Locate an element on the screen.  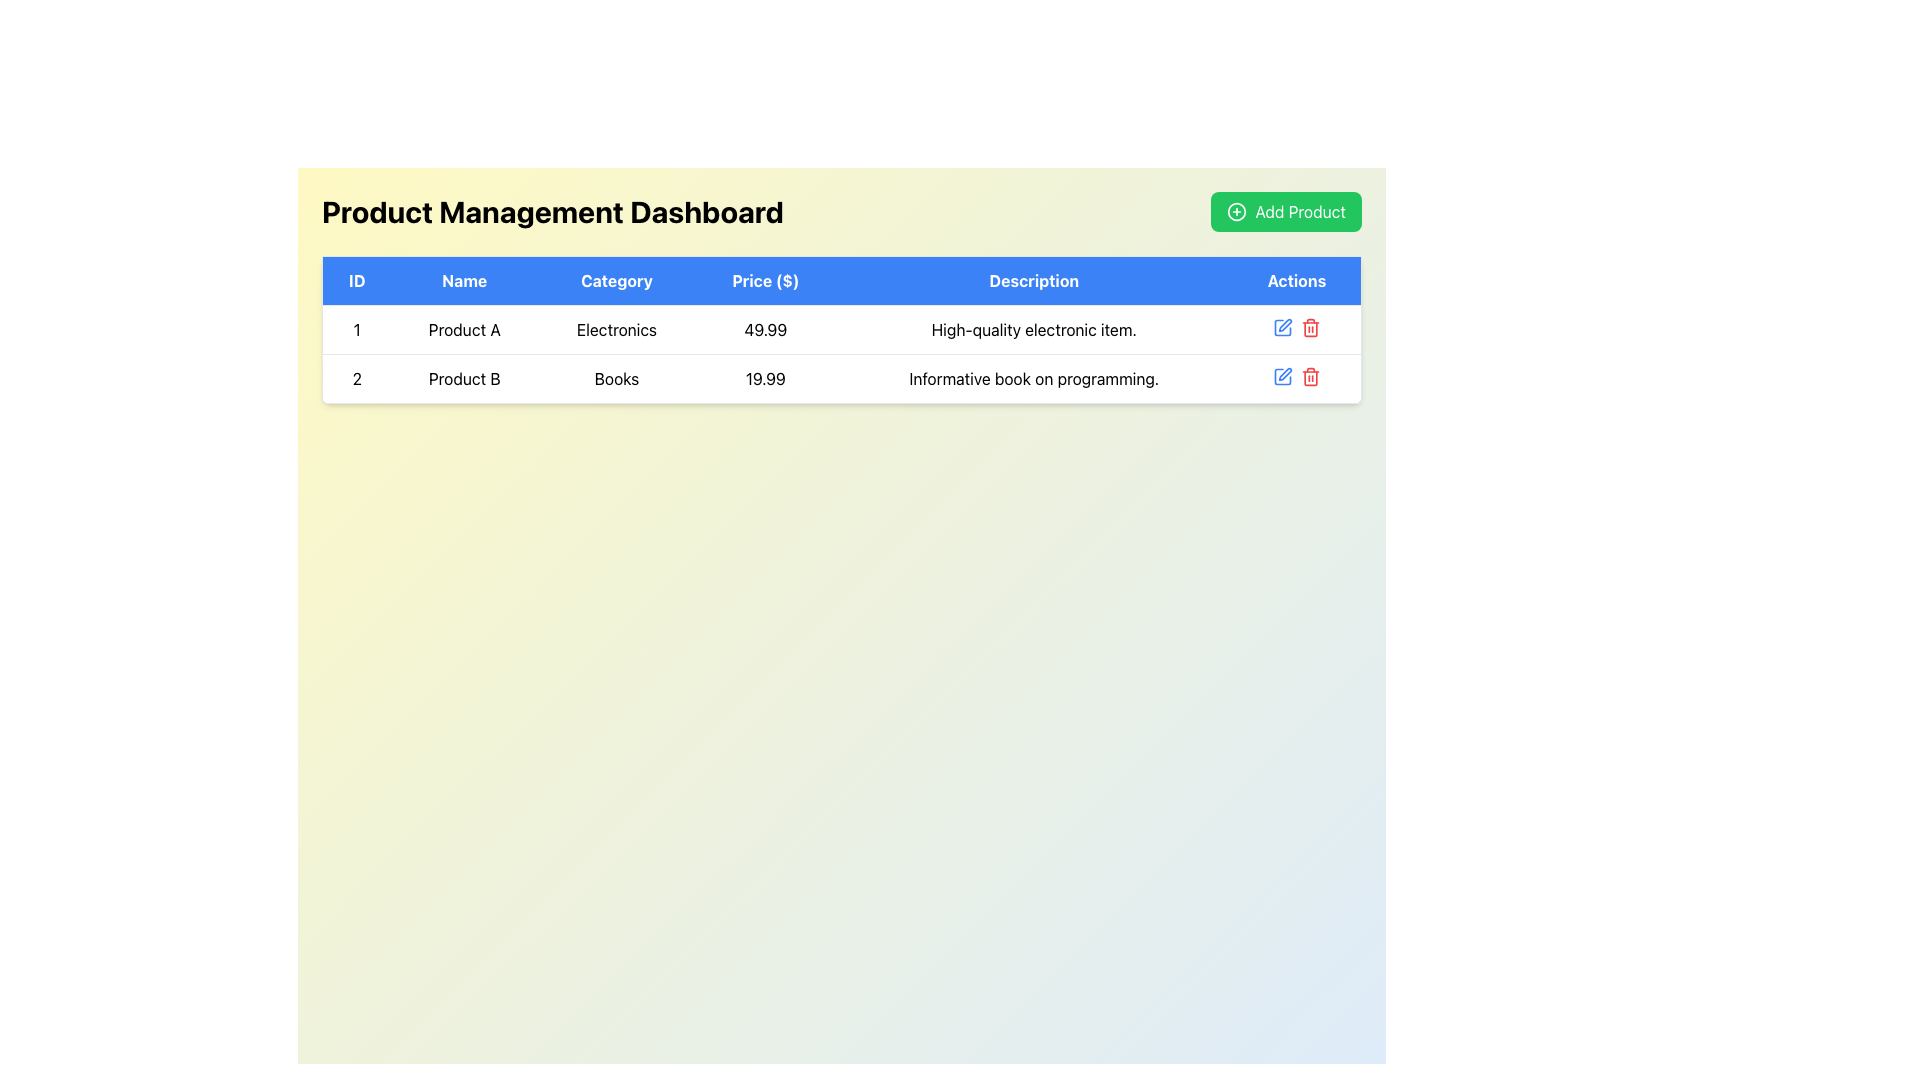
the blue pen icon button in the 'Actions' column of the second row for 'Product B' is located at coordinates (1282, 377).